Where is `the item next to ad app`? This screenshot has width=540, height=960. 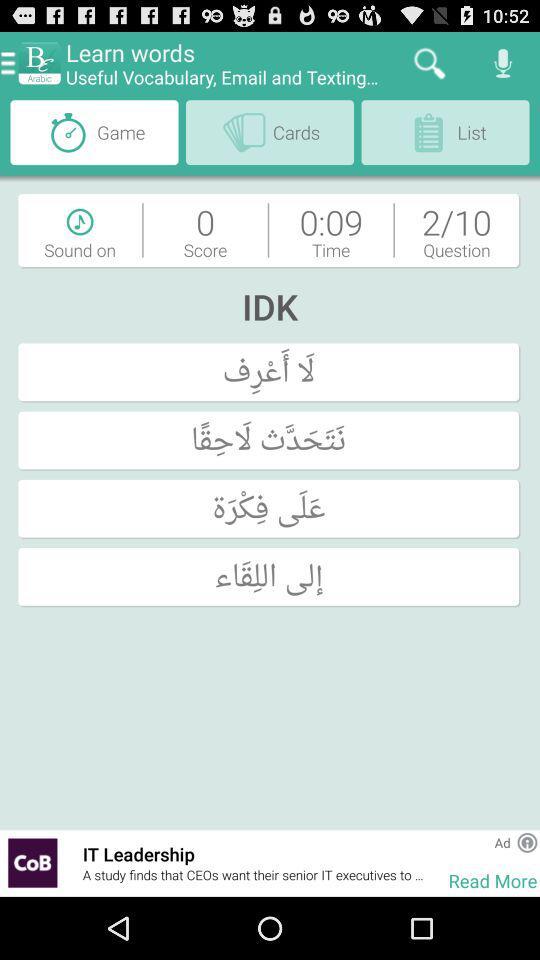
the item next to ad app is located at coordinates (468, 841).